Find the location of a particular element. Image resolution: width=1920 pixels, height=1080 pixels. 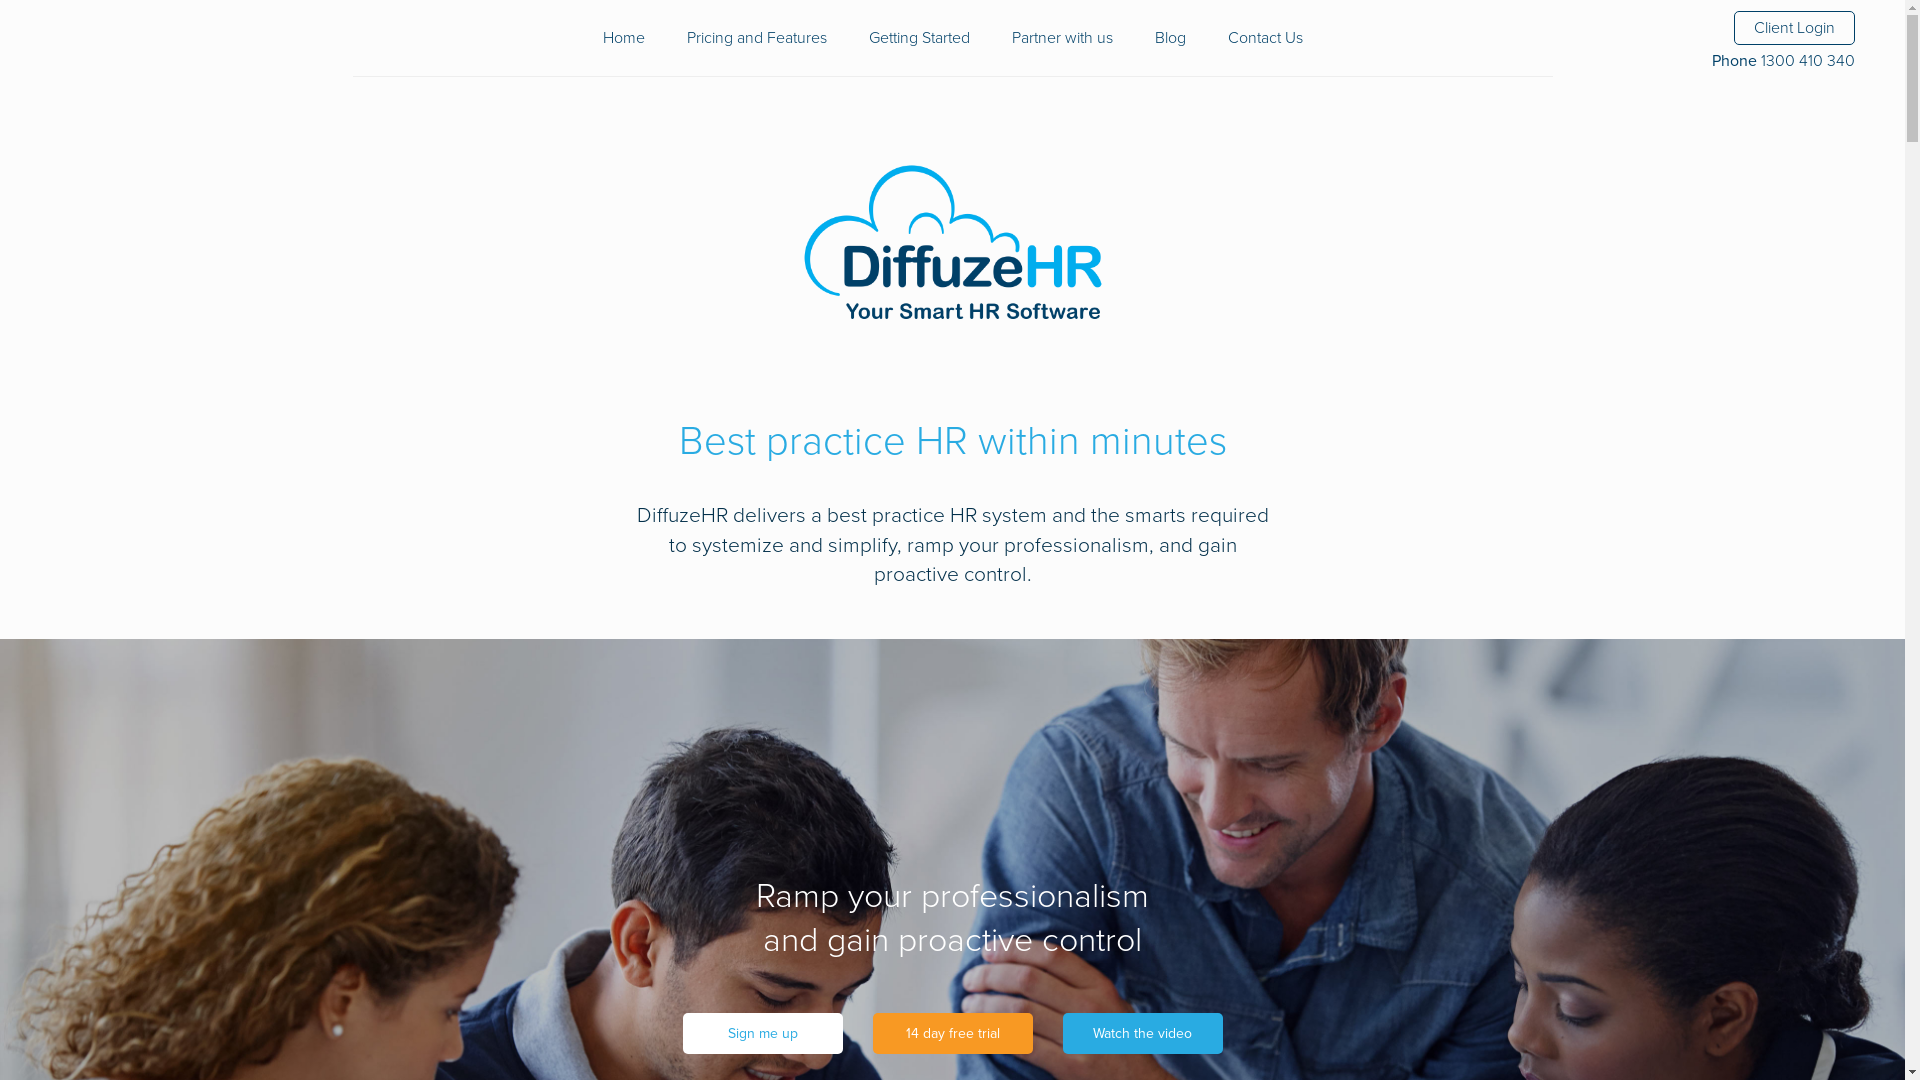

'Getting Started' is located at coordinates (917, 38).